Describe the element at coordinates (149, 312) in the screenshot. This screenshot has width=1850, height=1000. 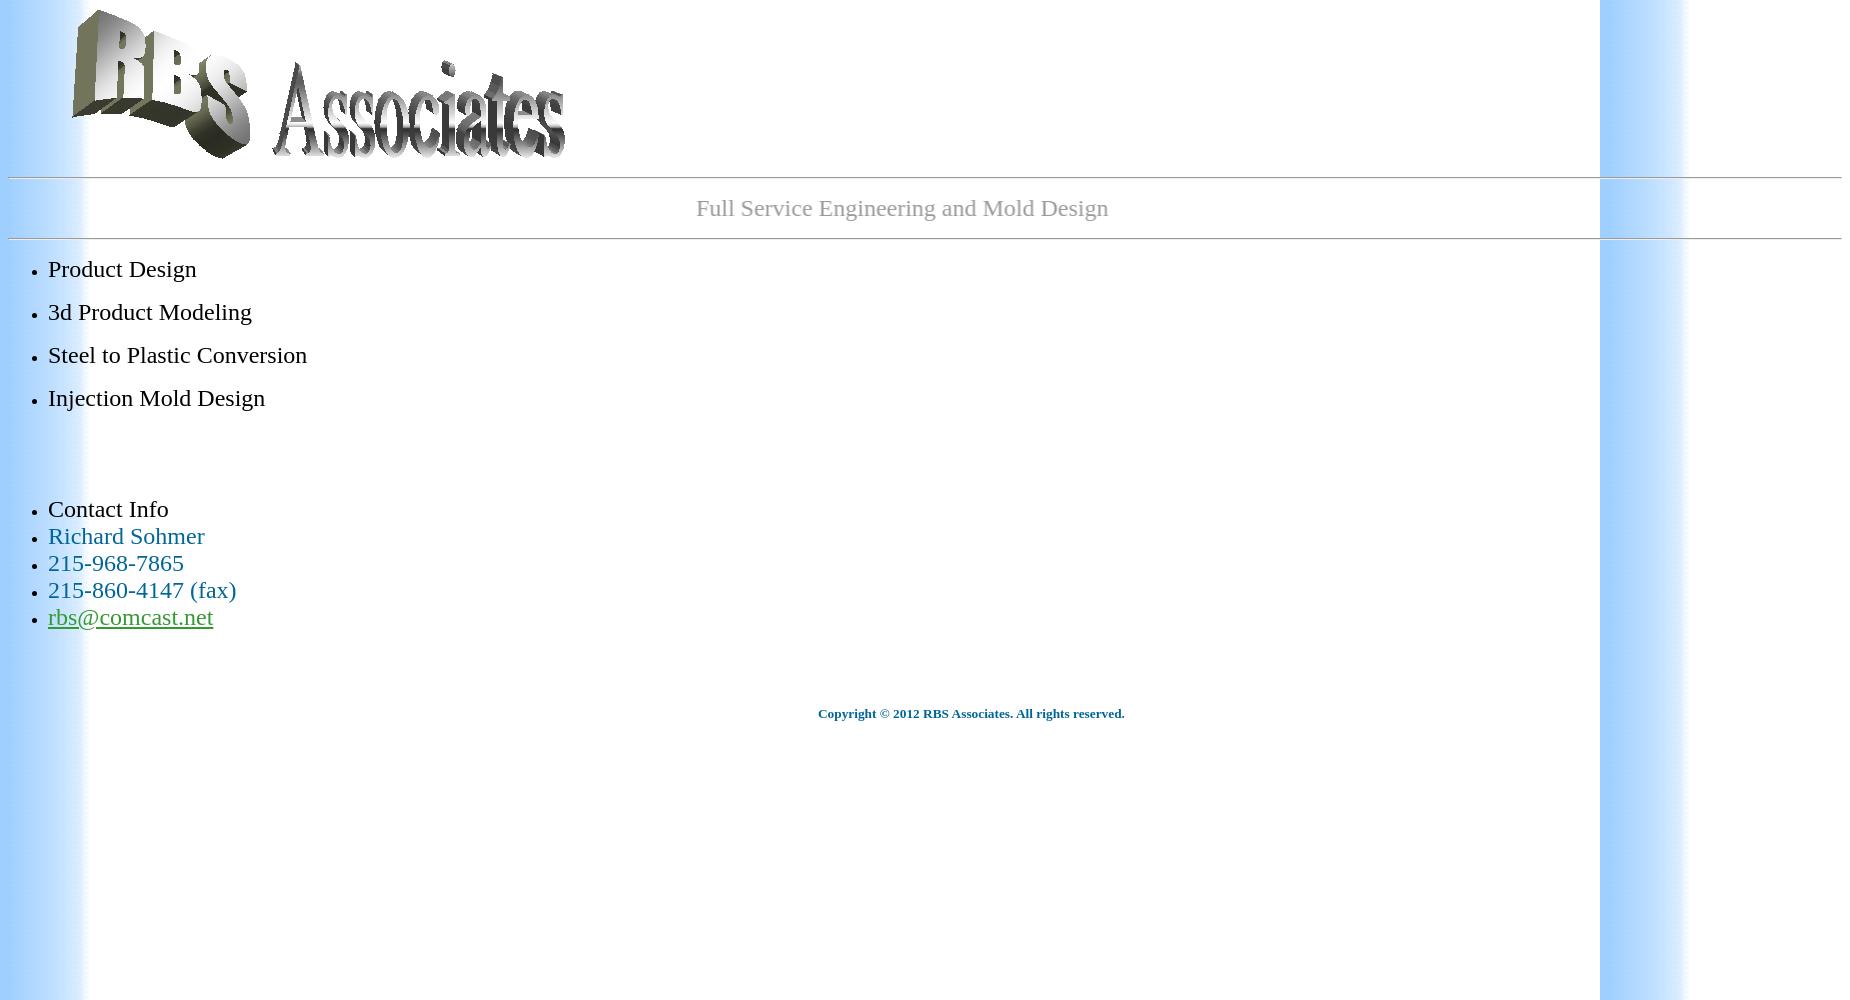
I see `'3d Product Modeling'` at that location.